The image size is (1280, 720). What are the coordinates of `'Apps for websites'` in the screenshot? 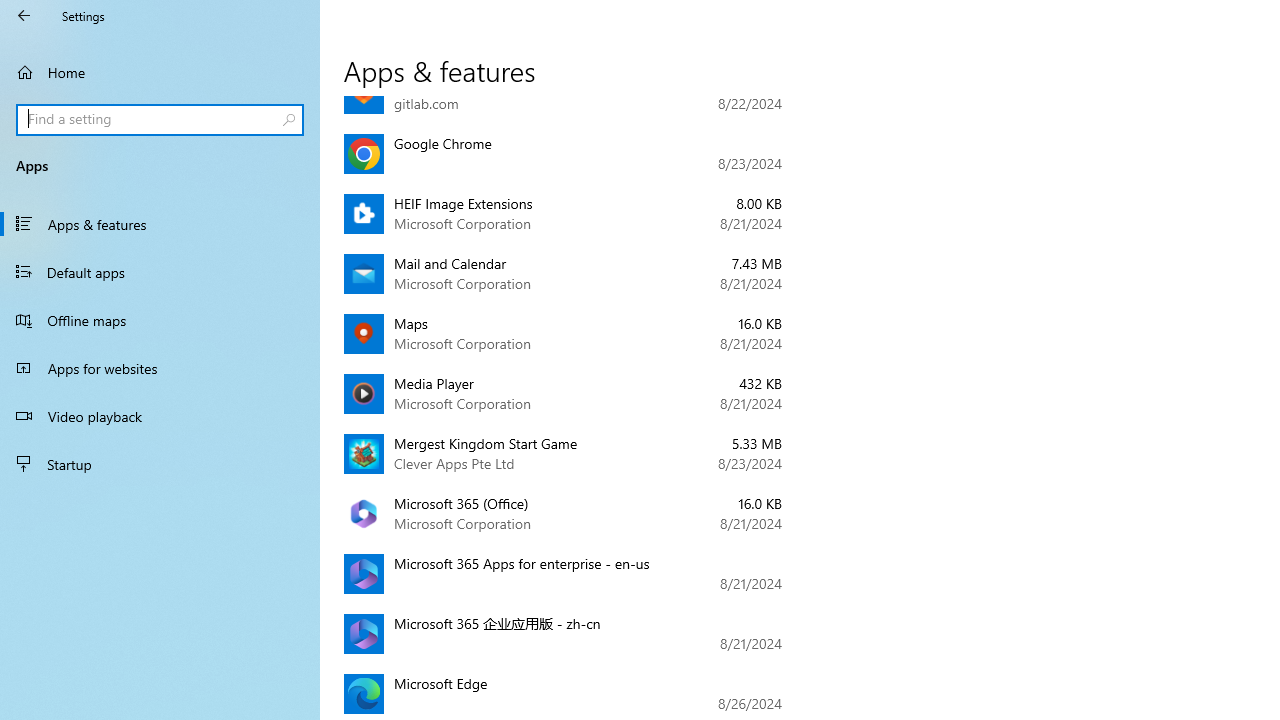 It's located at (160, 367).